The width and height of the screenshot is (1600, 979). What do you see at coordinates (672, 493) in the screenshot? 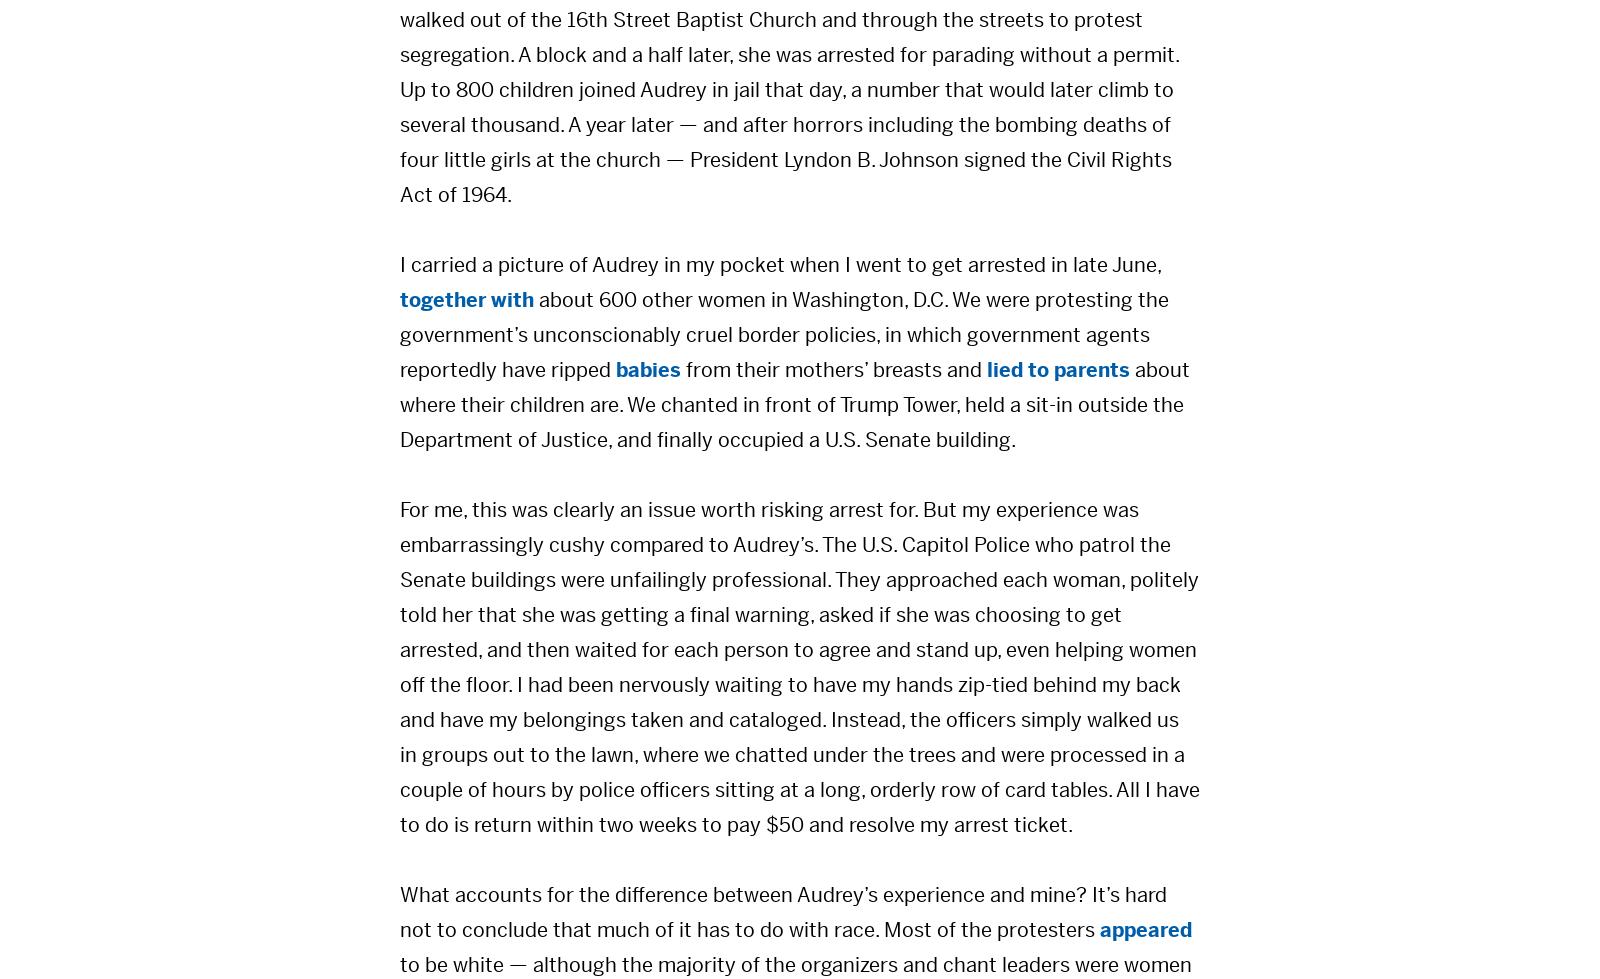
I see `'Experts'` at bounding box center [672, 493].